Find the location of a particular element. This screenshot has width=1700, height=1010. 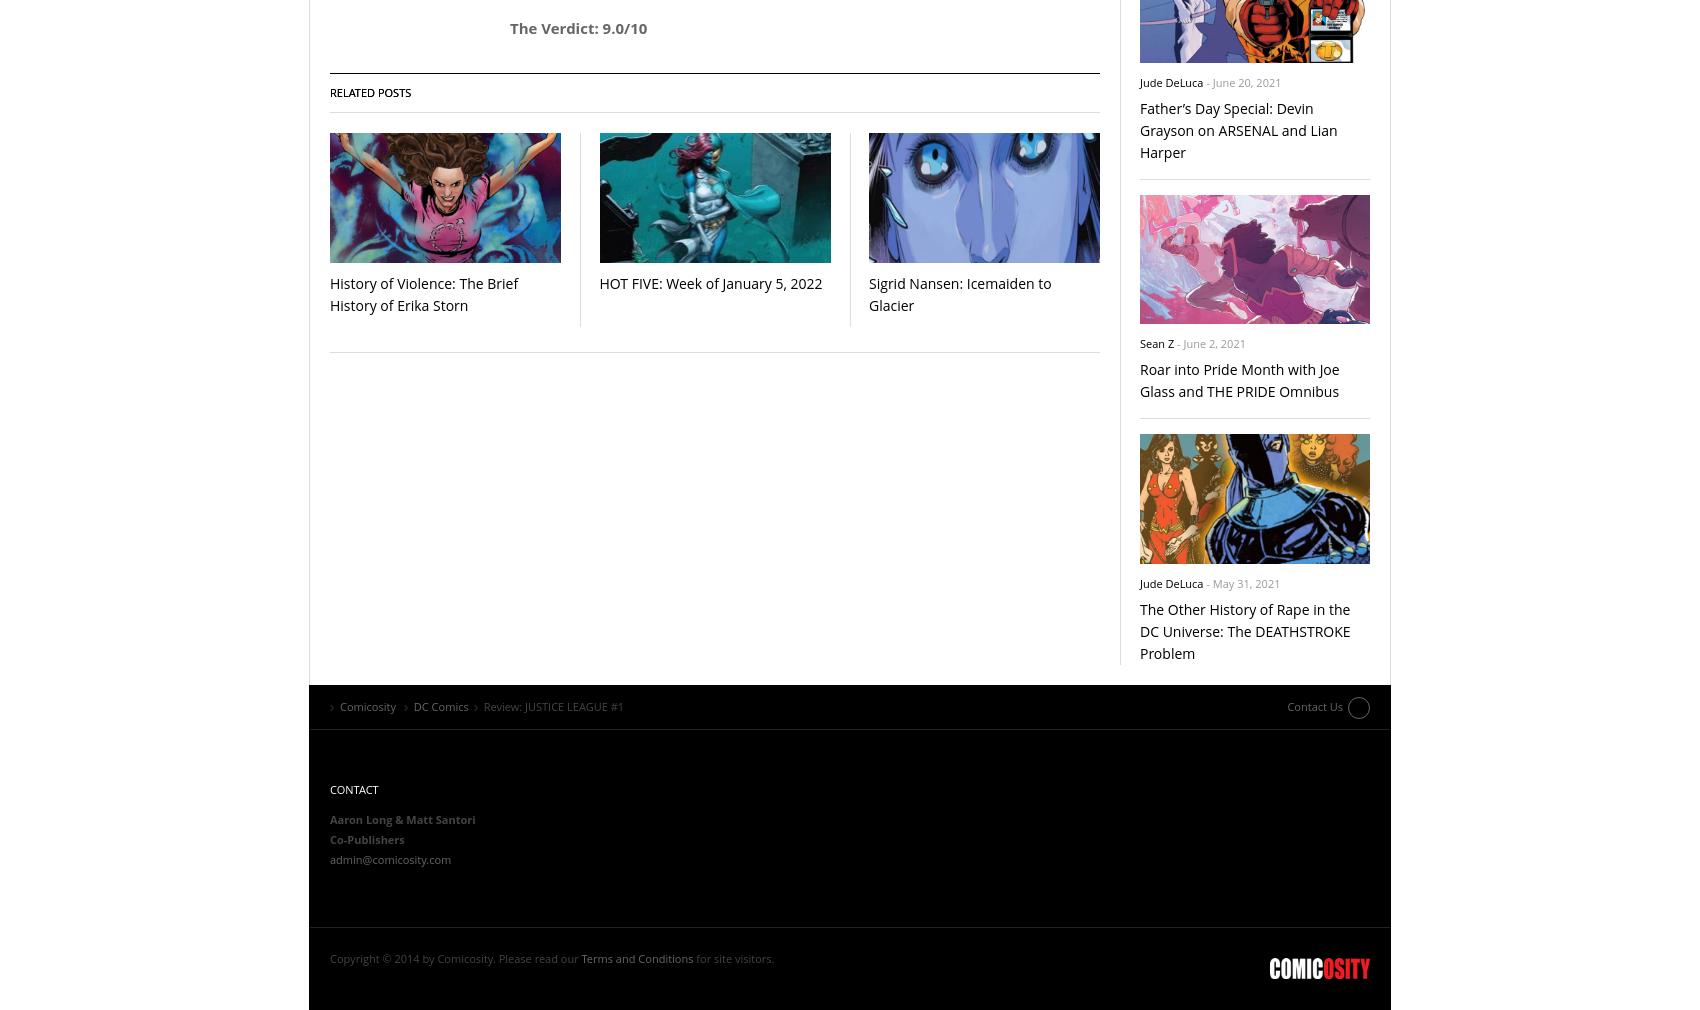

'Contact' is located at coordinates (352, 788).